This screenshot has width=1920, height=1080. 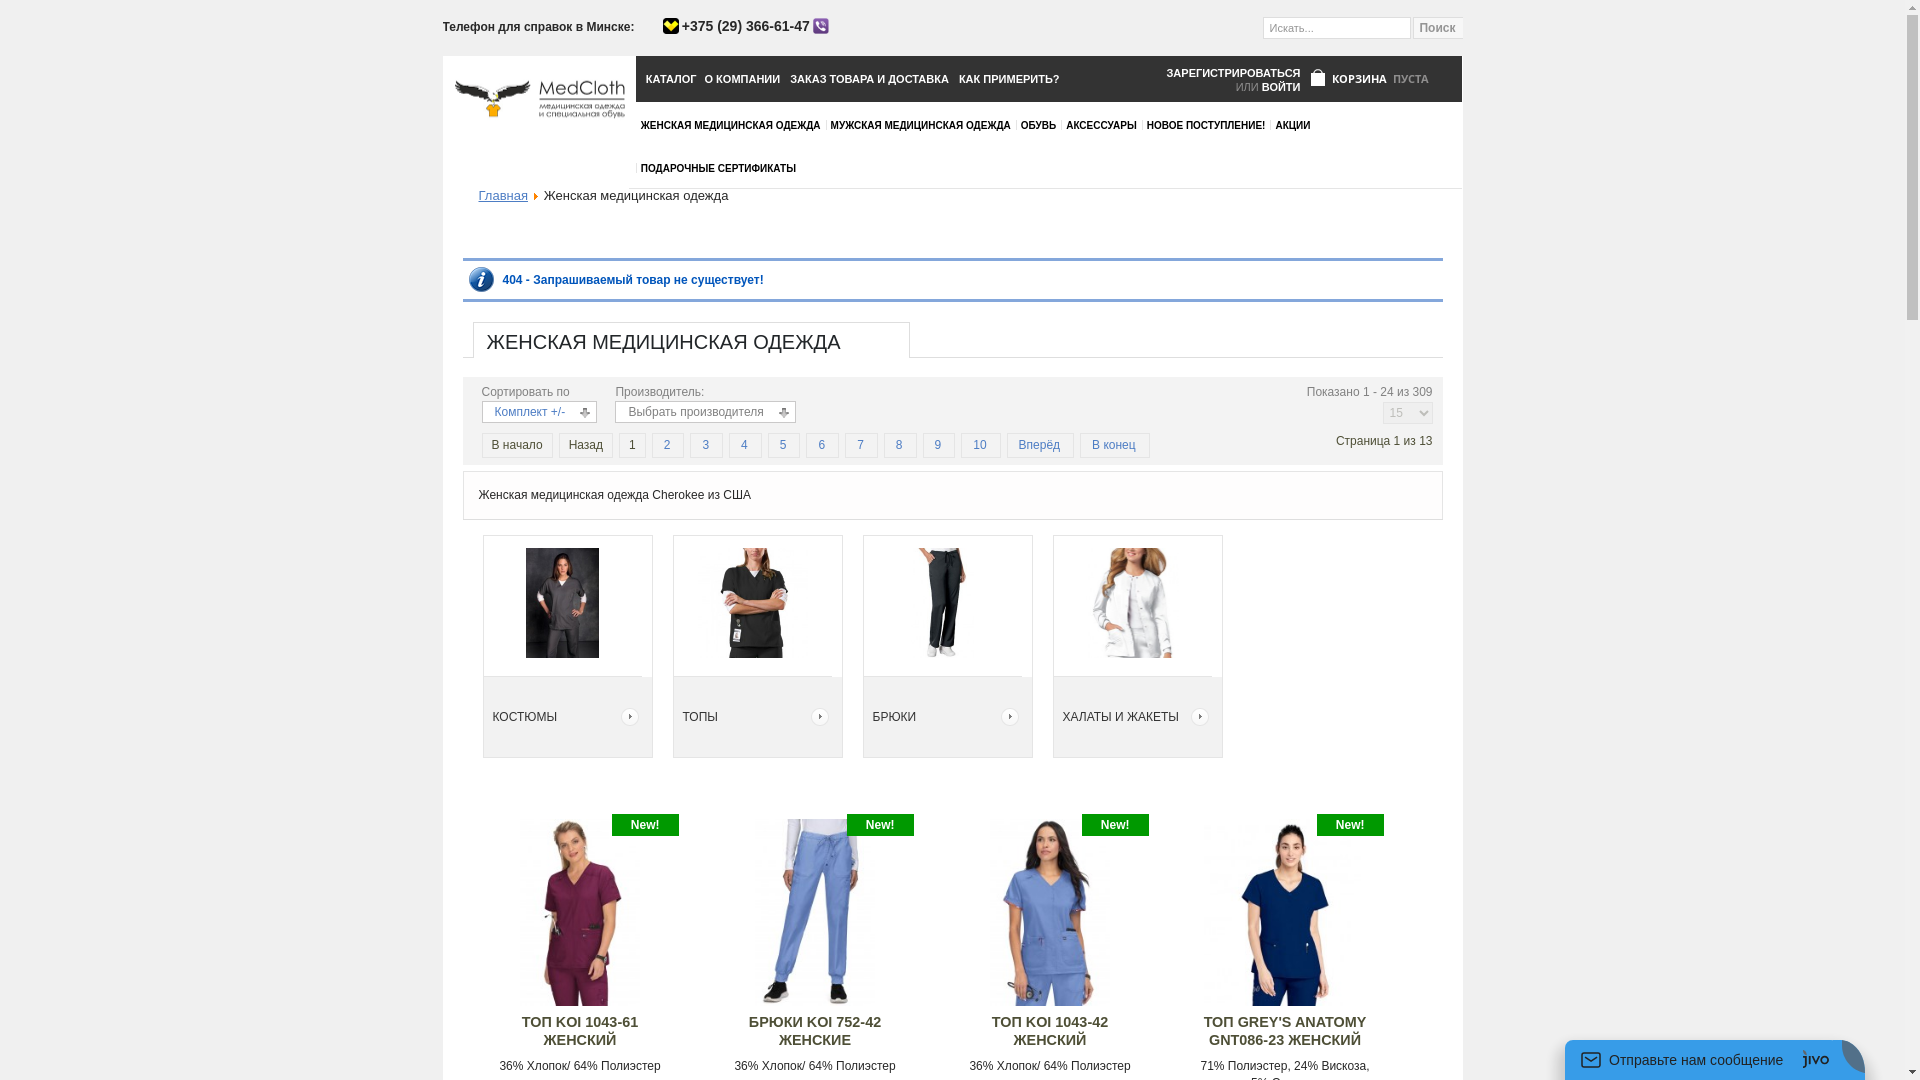 What do you see at coordinates (898, 443) in the screenshot?
I see `'8'` at bounding box center [898, 443].